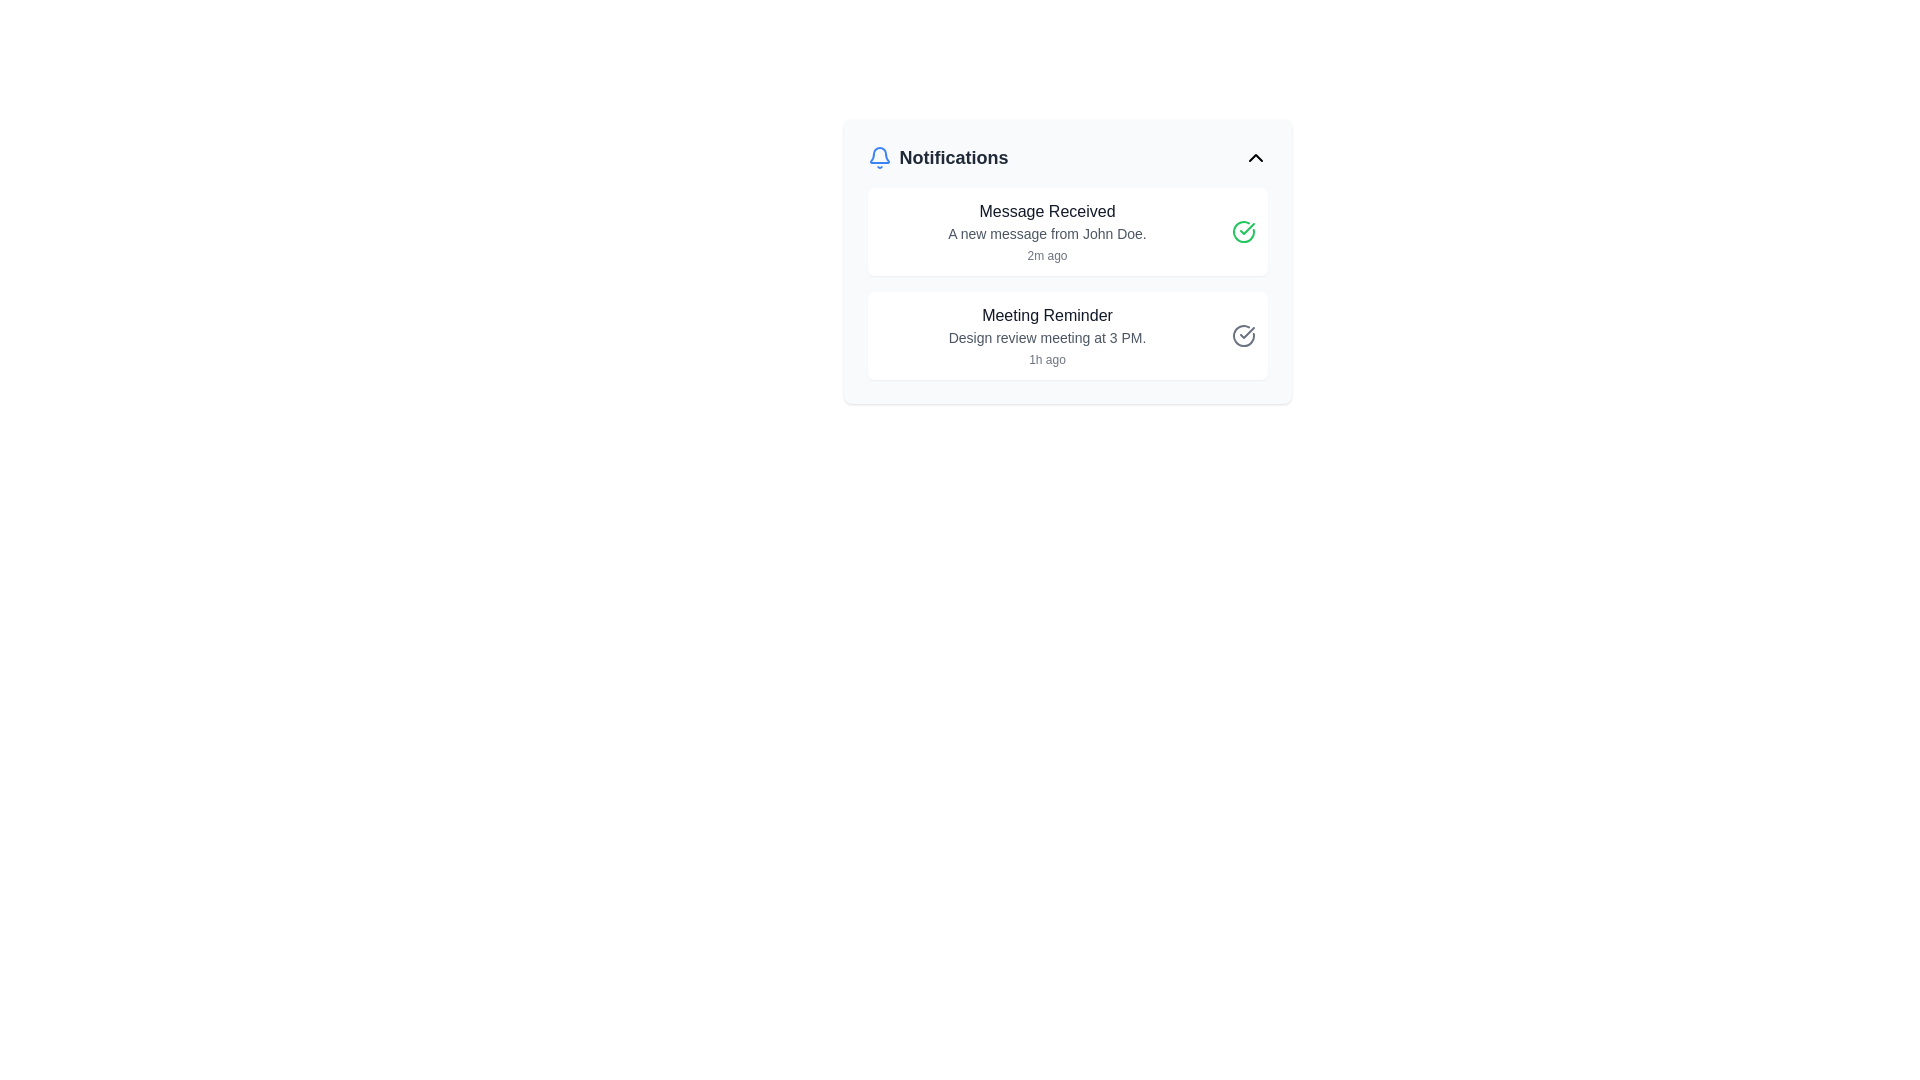  I want to click on the green checkmark icon in the notification card titled 'Message Received', which indicates completion or acknowledgment, so click(1066, 230).